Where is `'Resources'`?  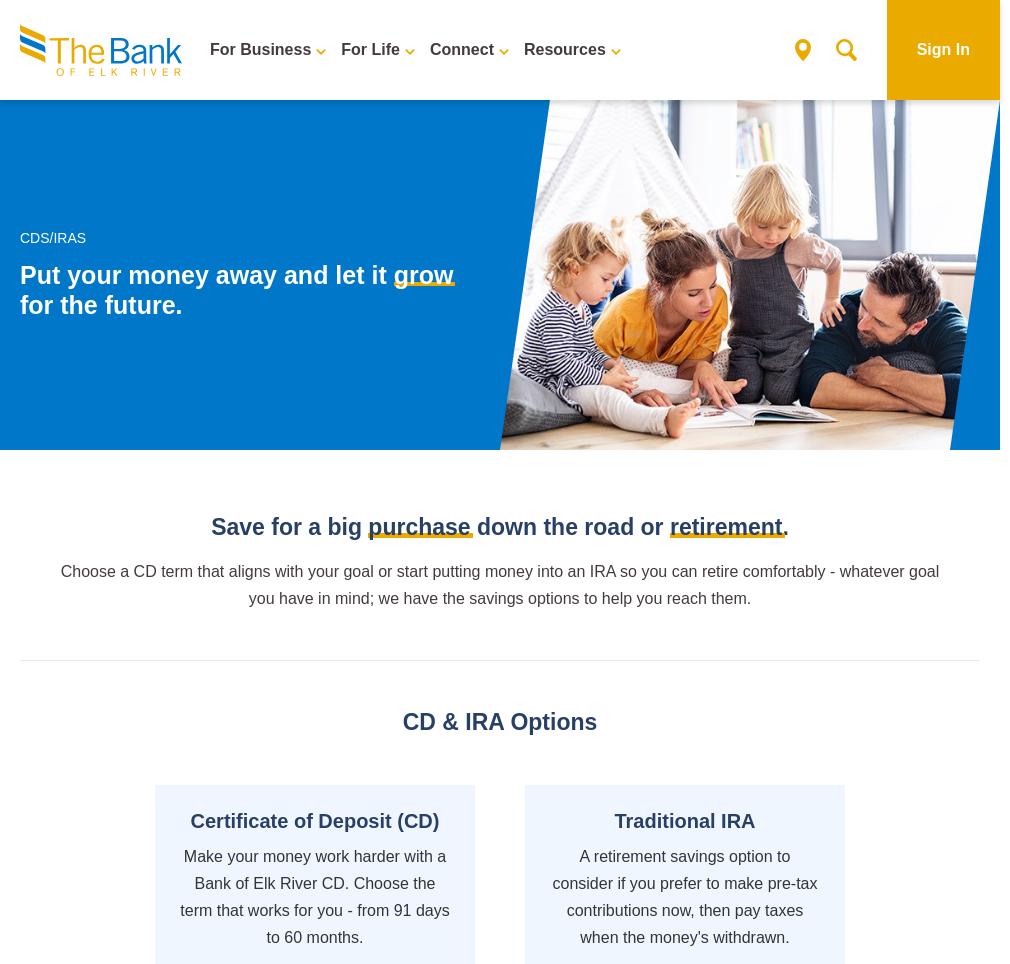
'Resources' is located at coordinates (521, 49).